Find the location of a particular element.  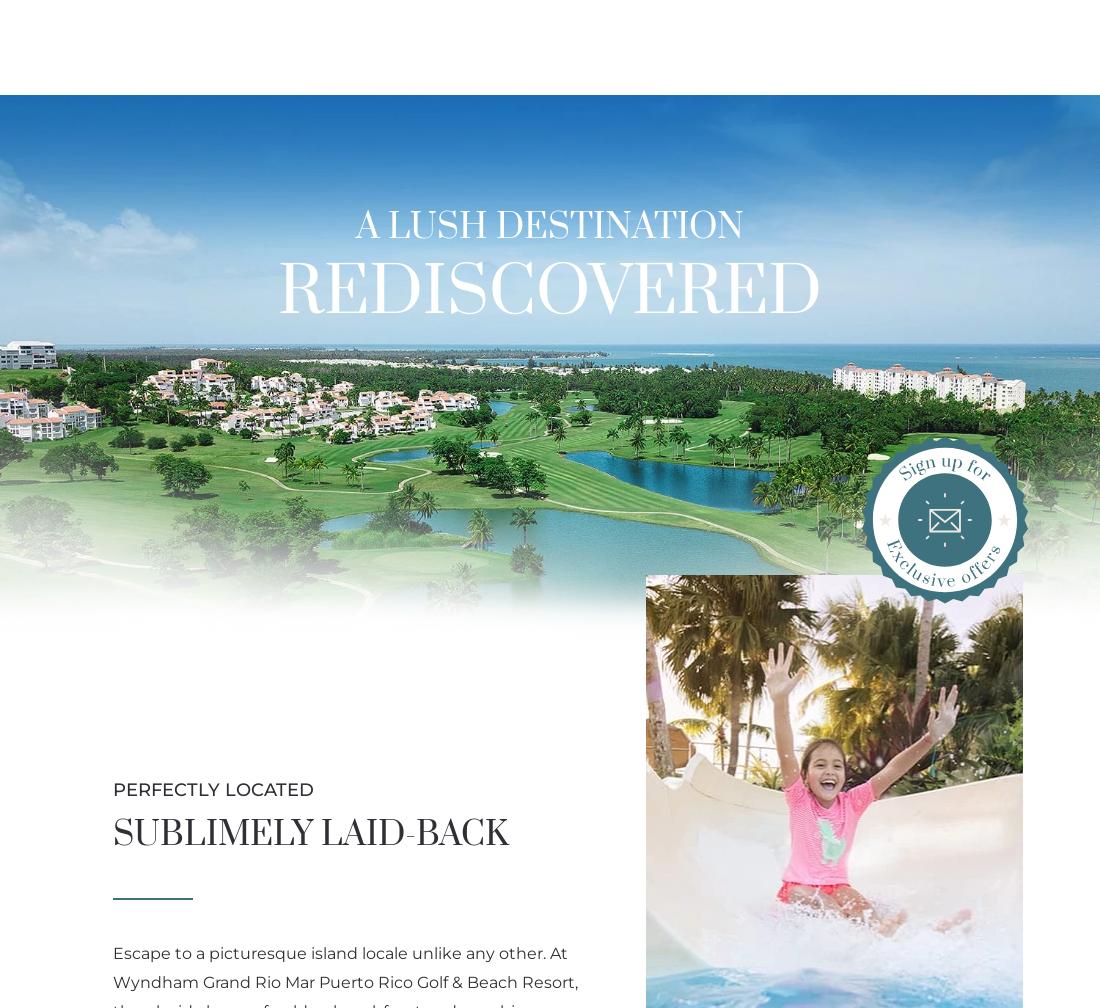

'Phone: (855) 451-9982' is located at coordinates (834, 11).